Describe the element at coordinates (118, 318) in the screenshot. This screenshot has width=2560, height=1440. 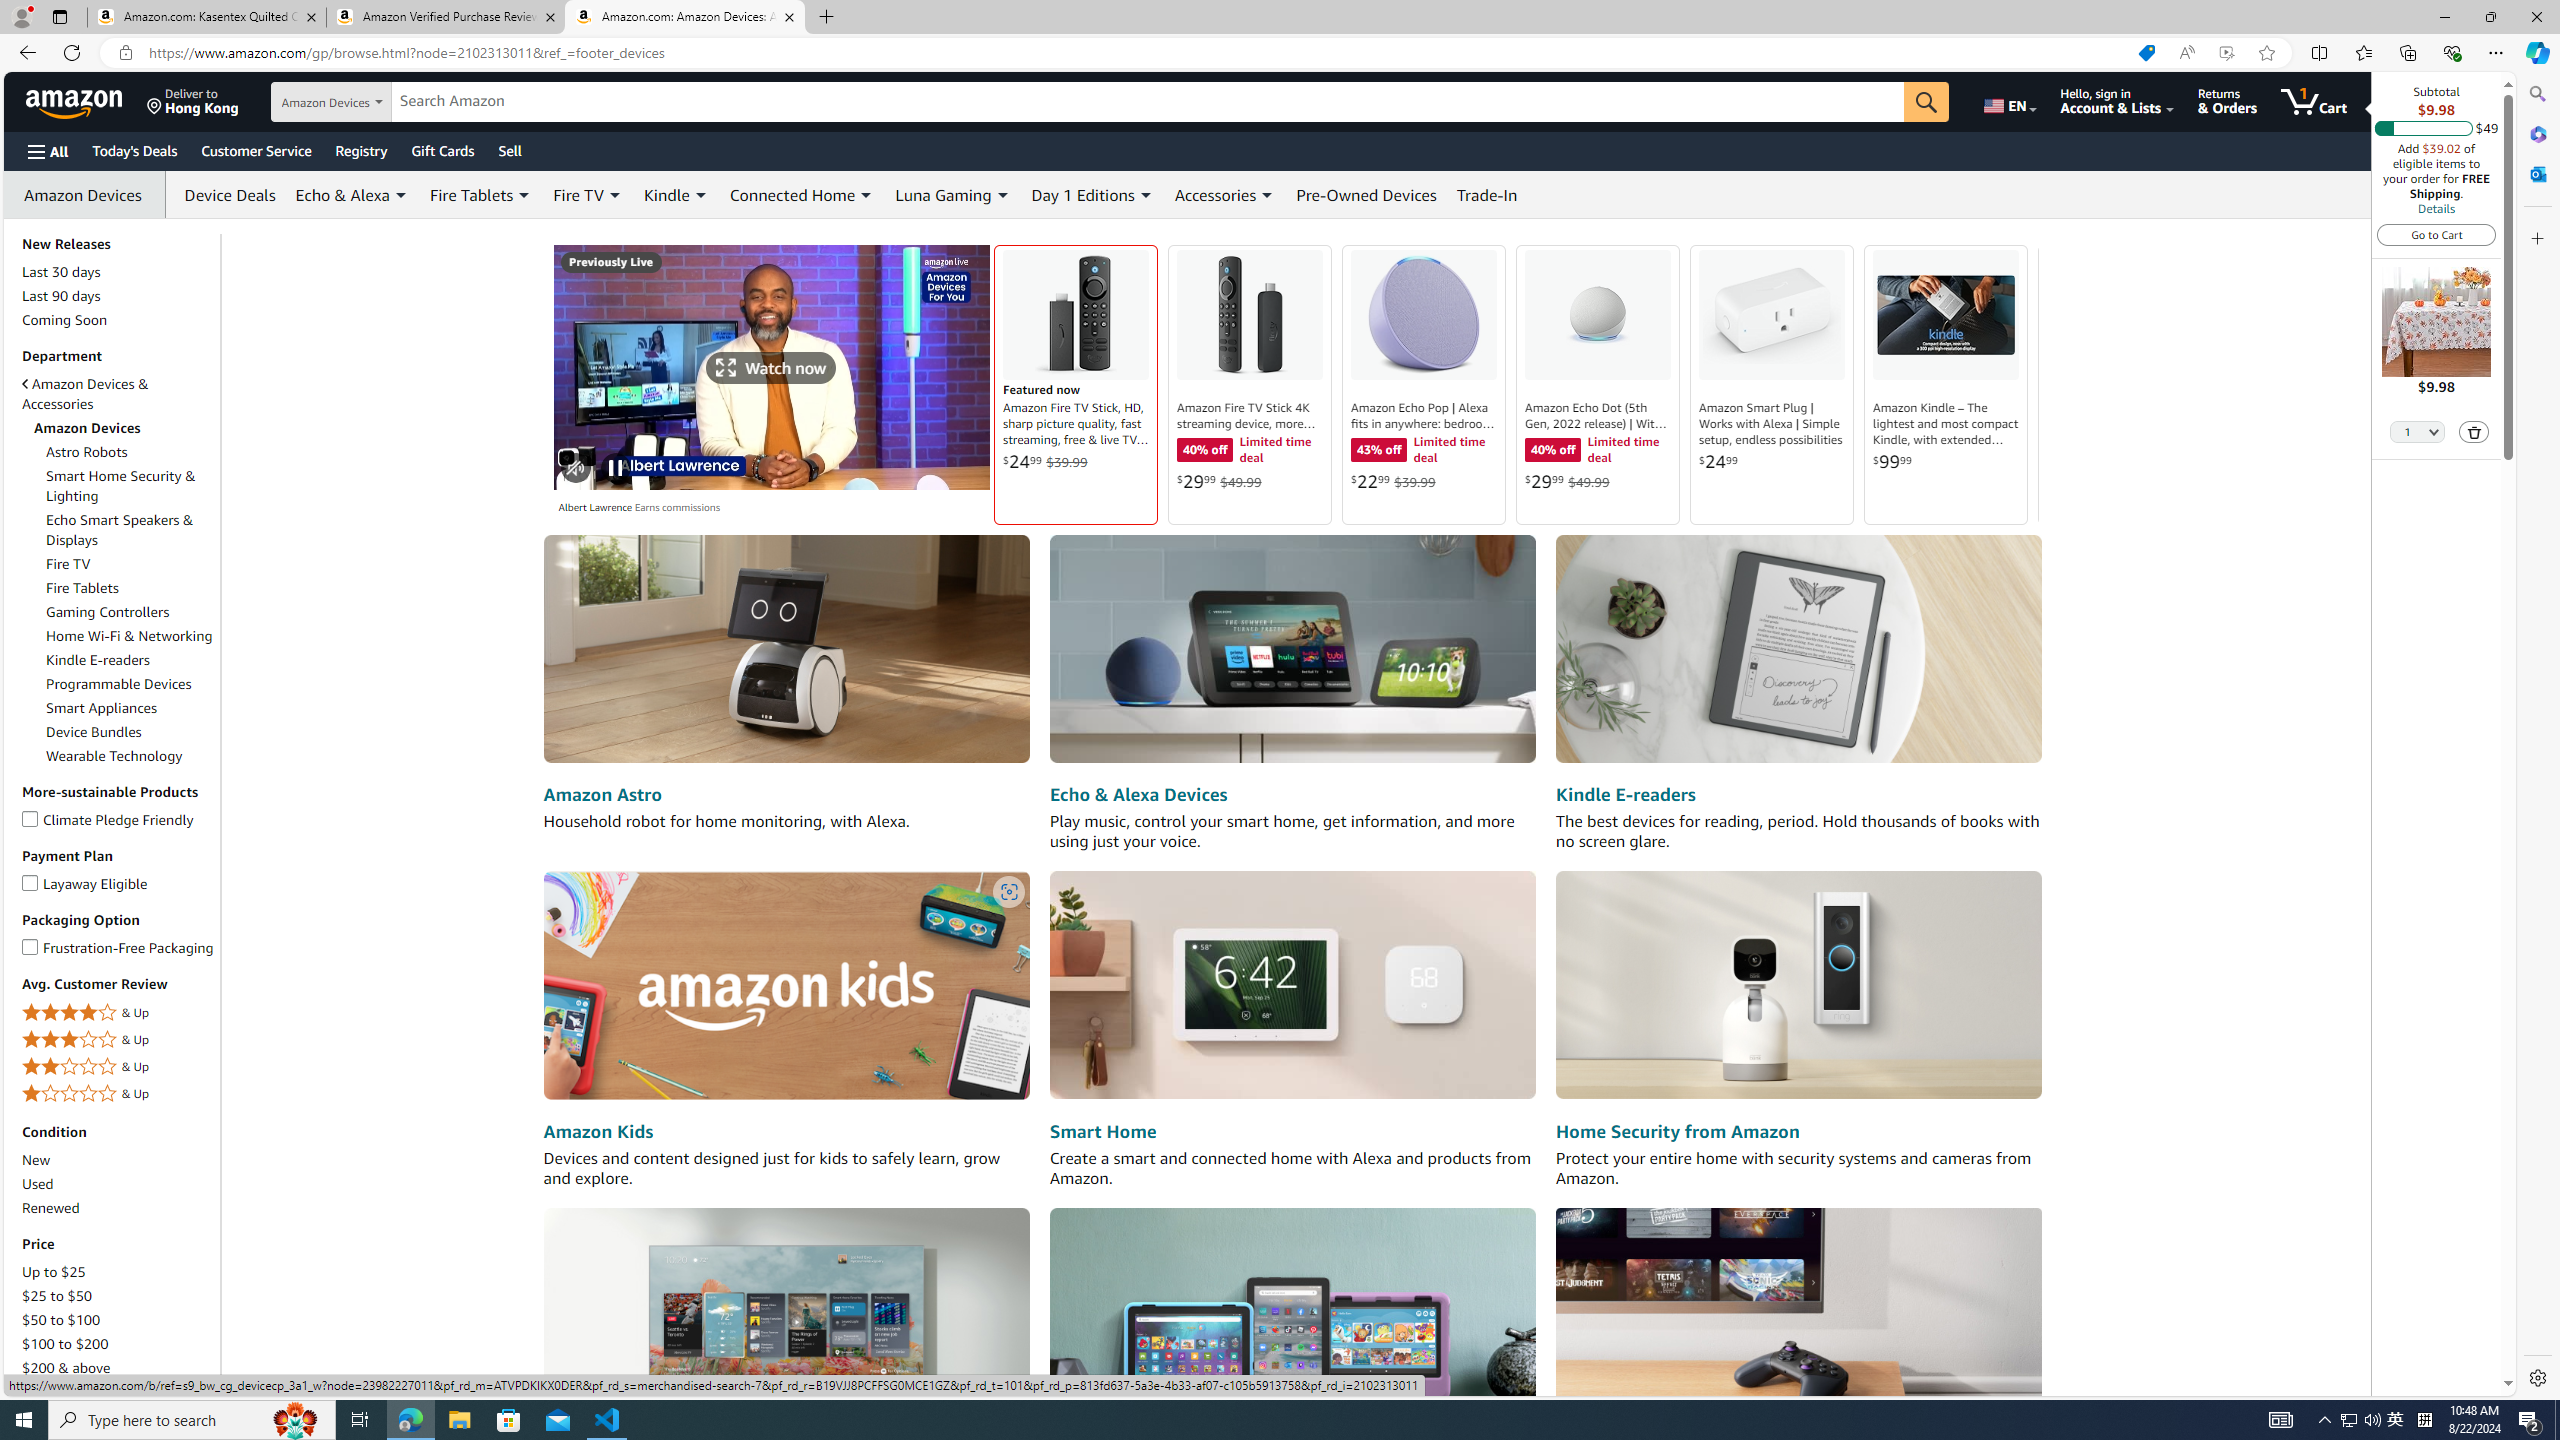
I see `'Coming Soon'` at that location.